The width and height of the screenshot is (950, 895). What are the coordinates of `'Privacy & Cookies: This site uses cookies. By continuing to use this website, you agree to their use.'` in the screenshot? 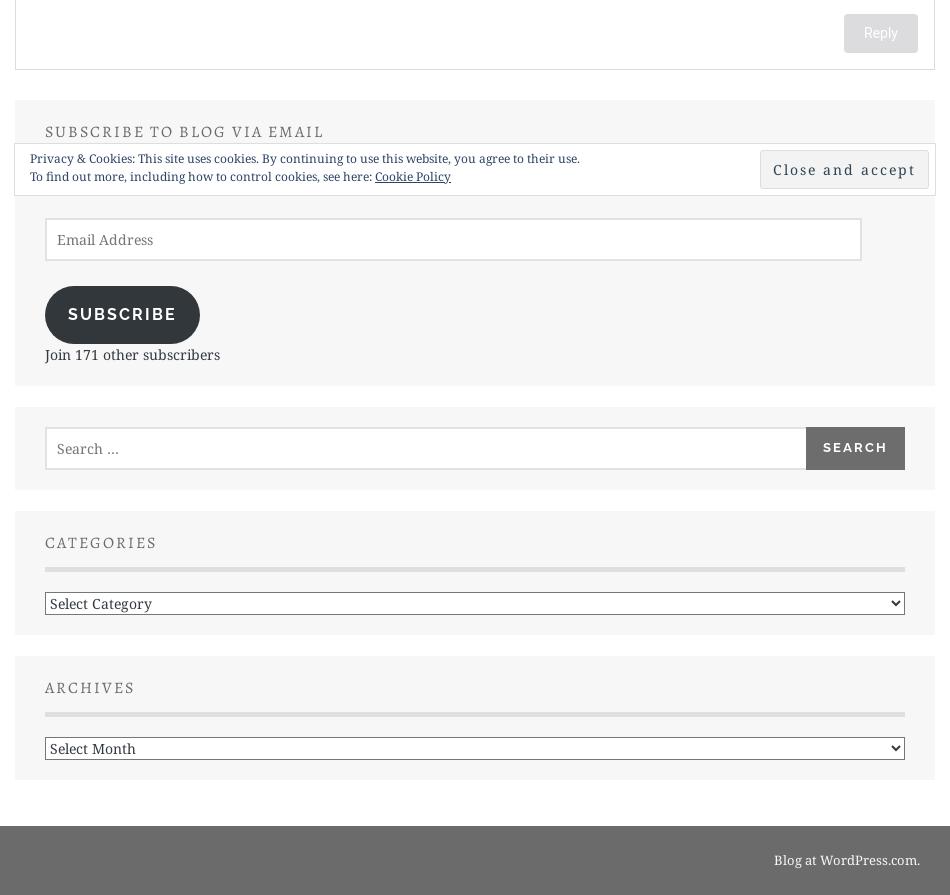 It's located at (304, 158).